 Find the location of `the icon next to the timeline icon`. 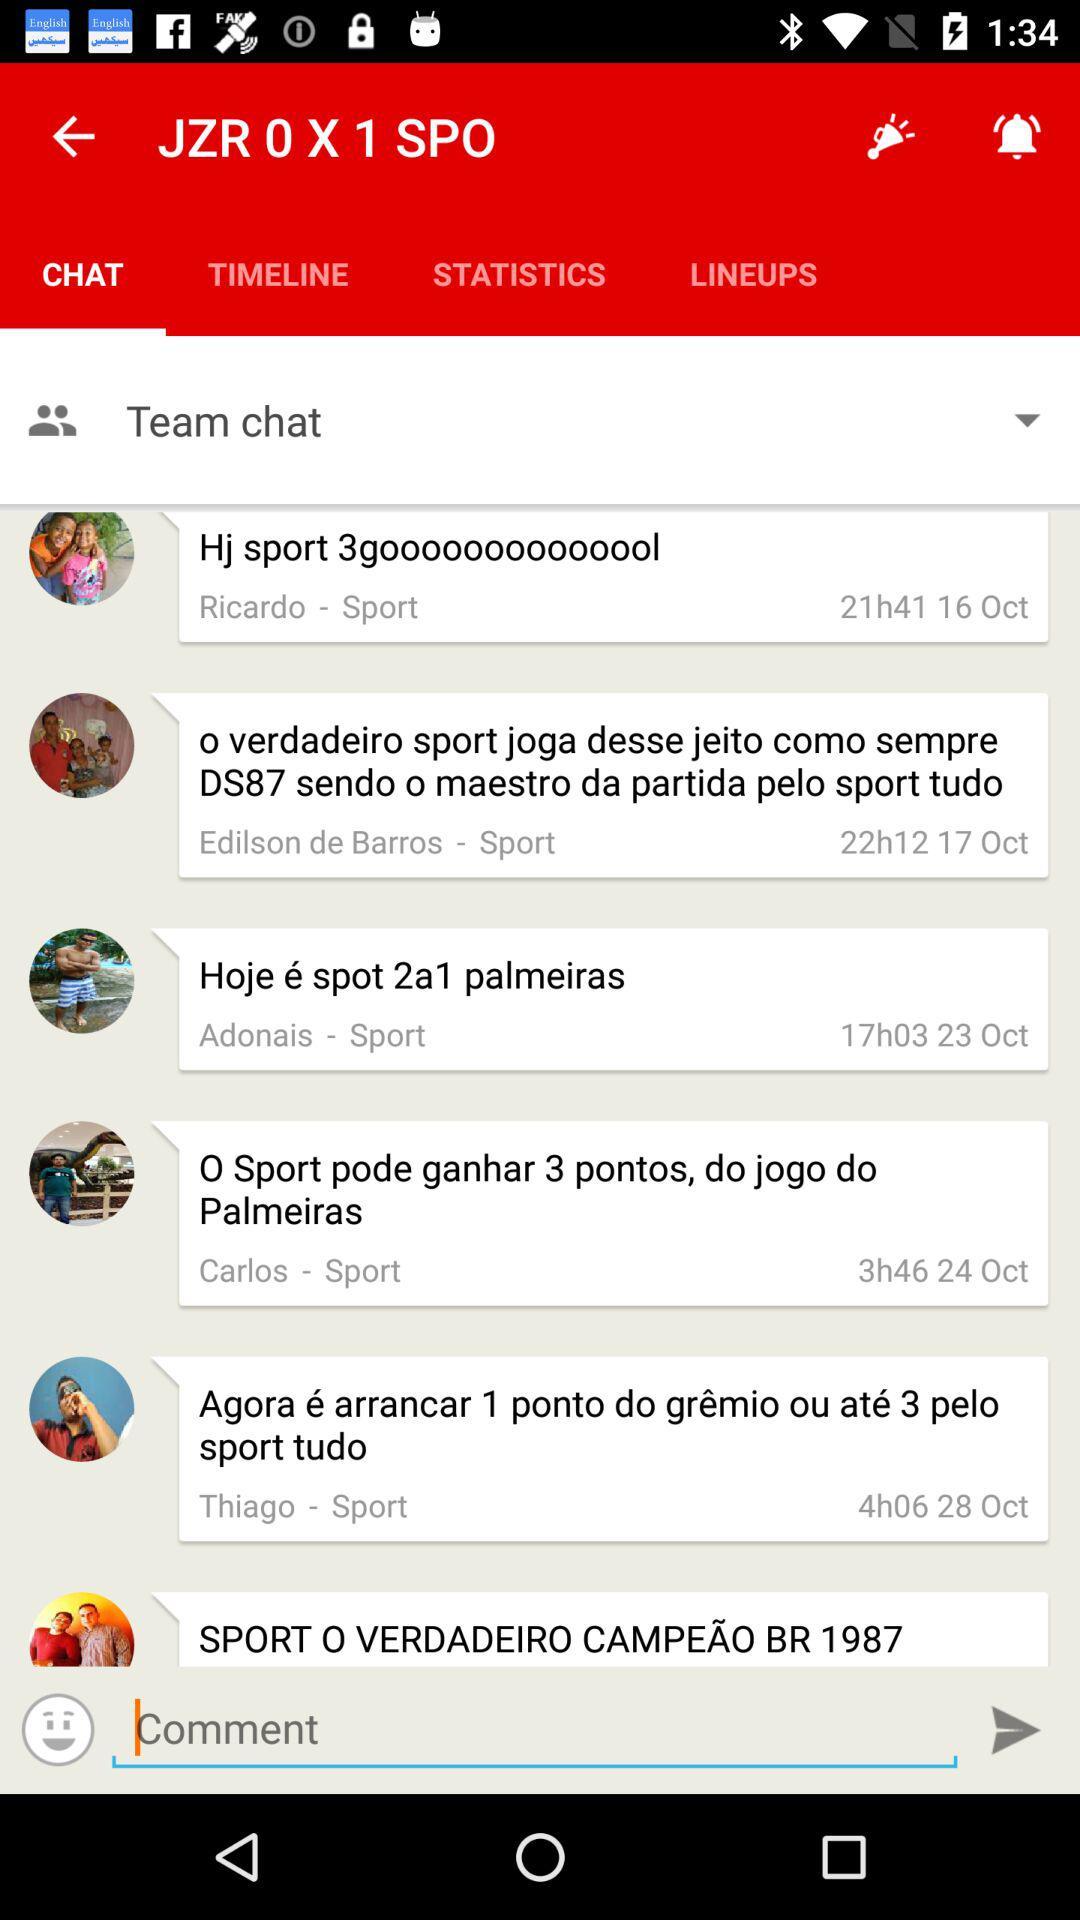

the icon next to the timeline icon is located at coordinates (518, 272).